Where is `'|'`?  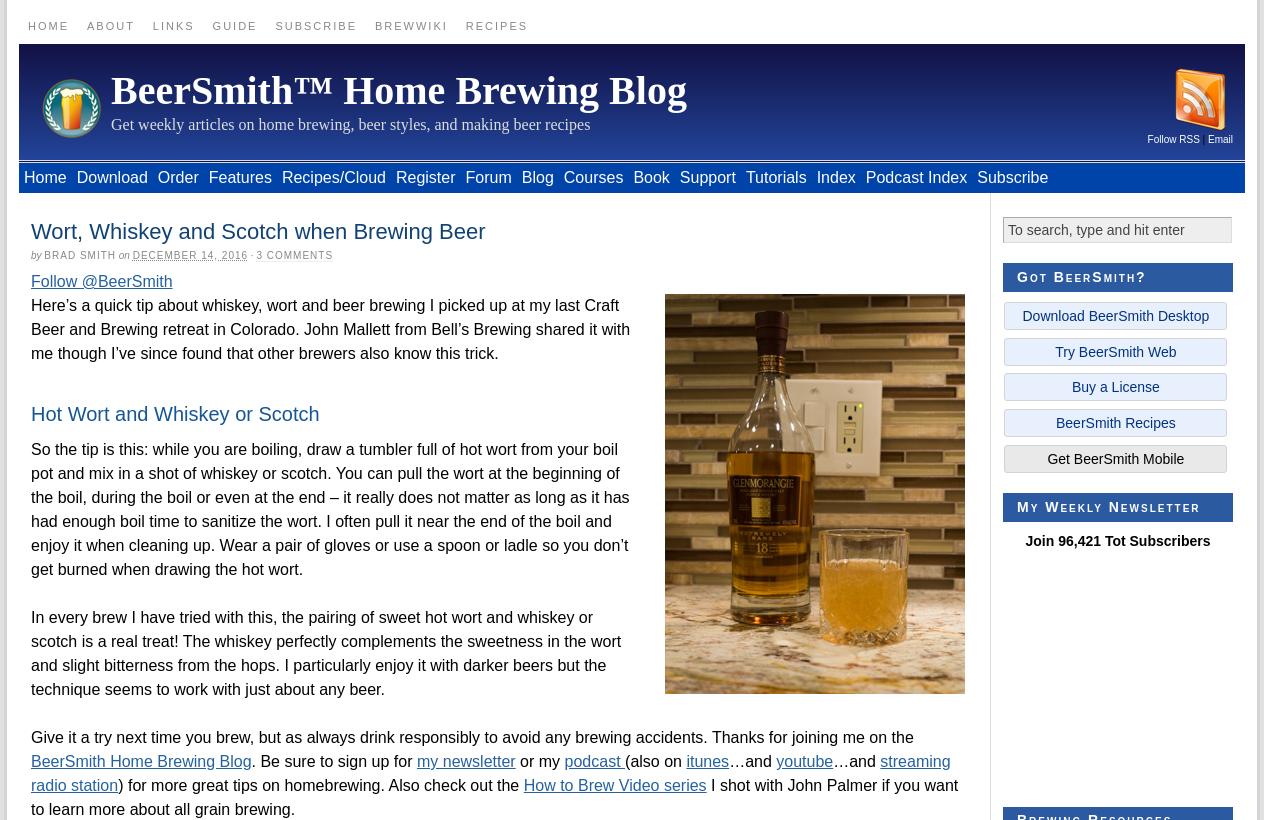
'|' is located at coordinates (1202, 138).